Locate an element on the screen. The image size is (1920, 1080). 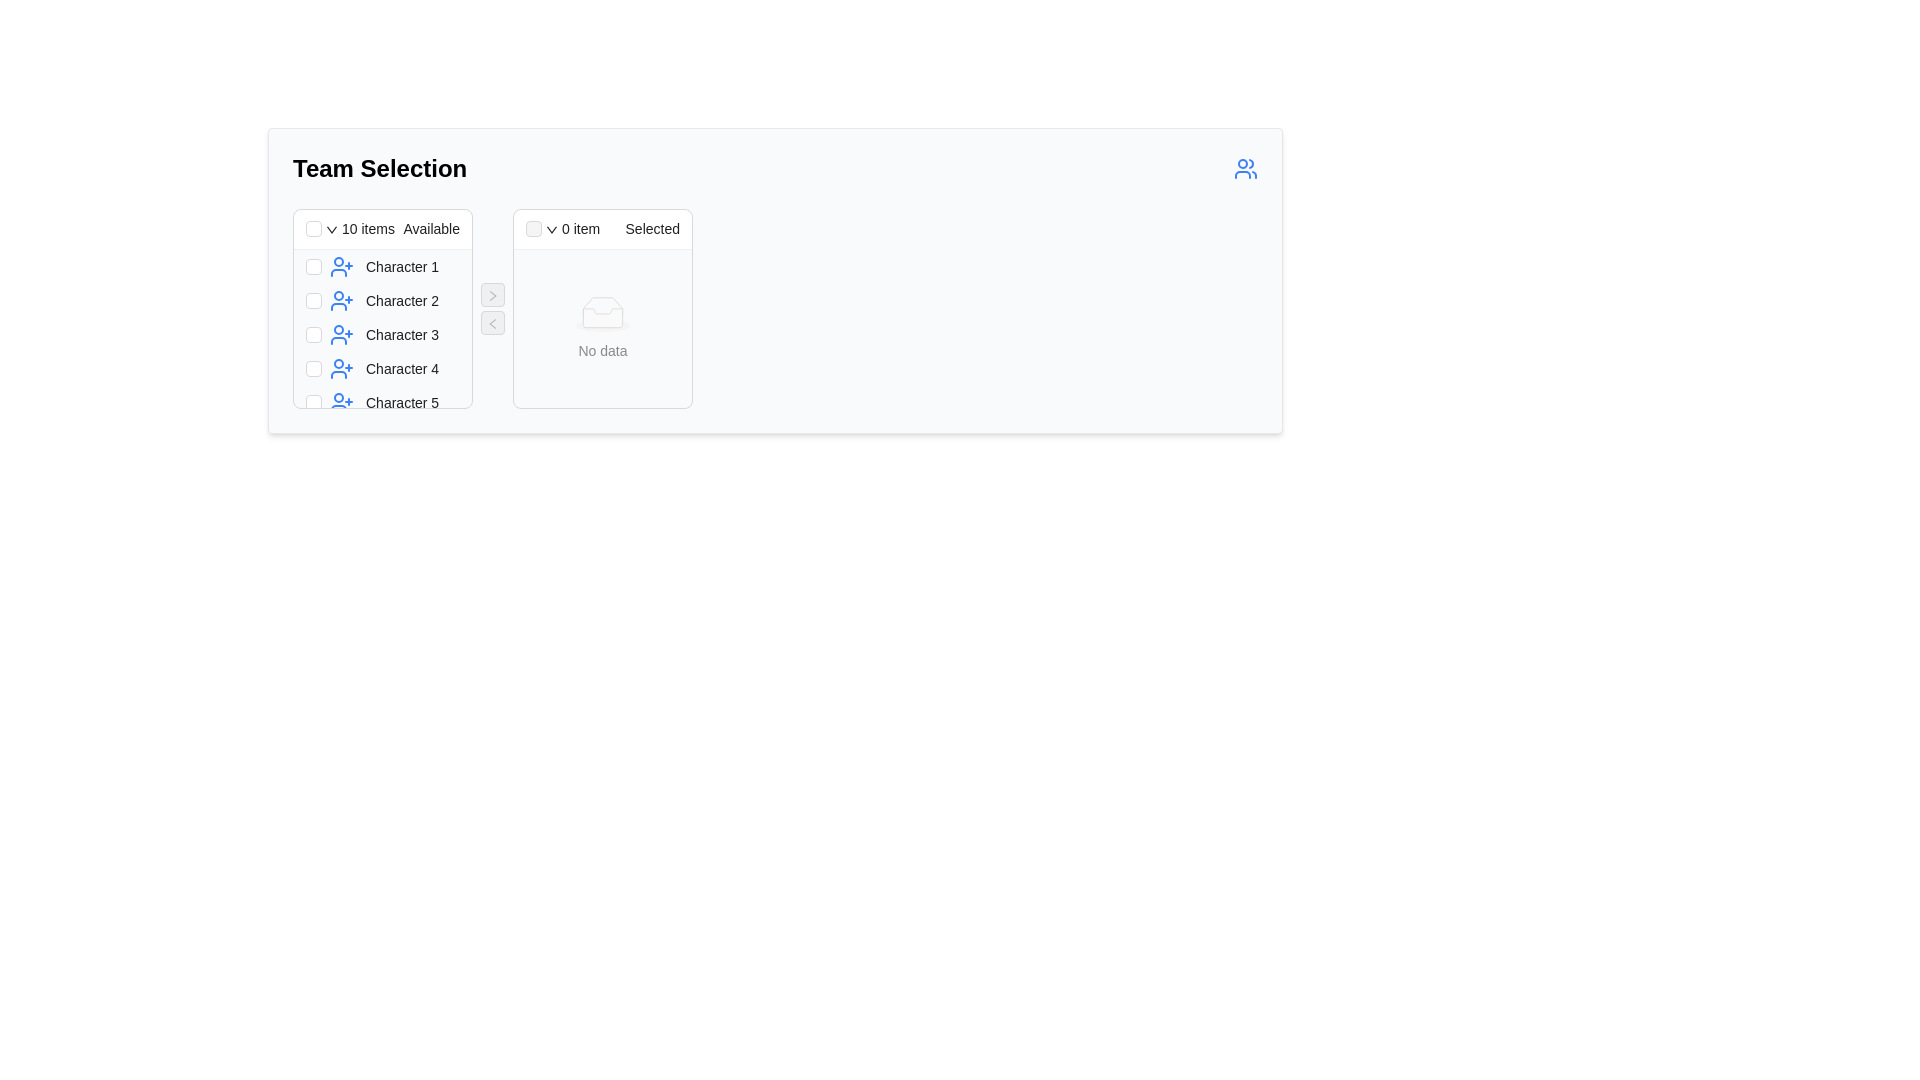
the 'Selected' section of the Transfer widget, which indicates that no items are selected, located on the right side of the layout is located at coordinates (602, 308).